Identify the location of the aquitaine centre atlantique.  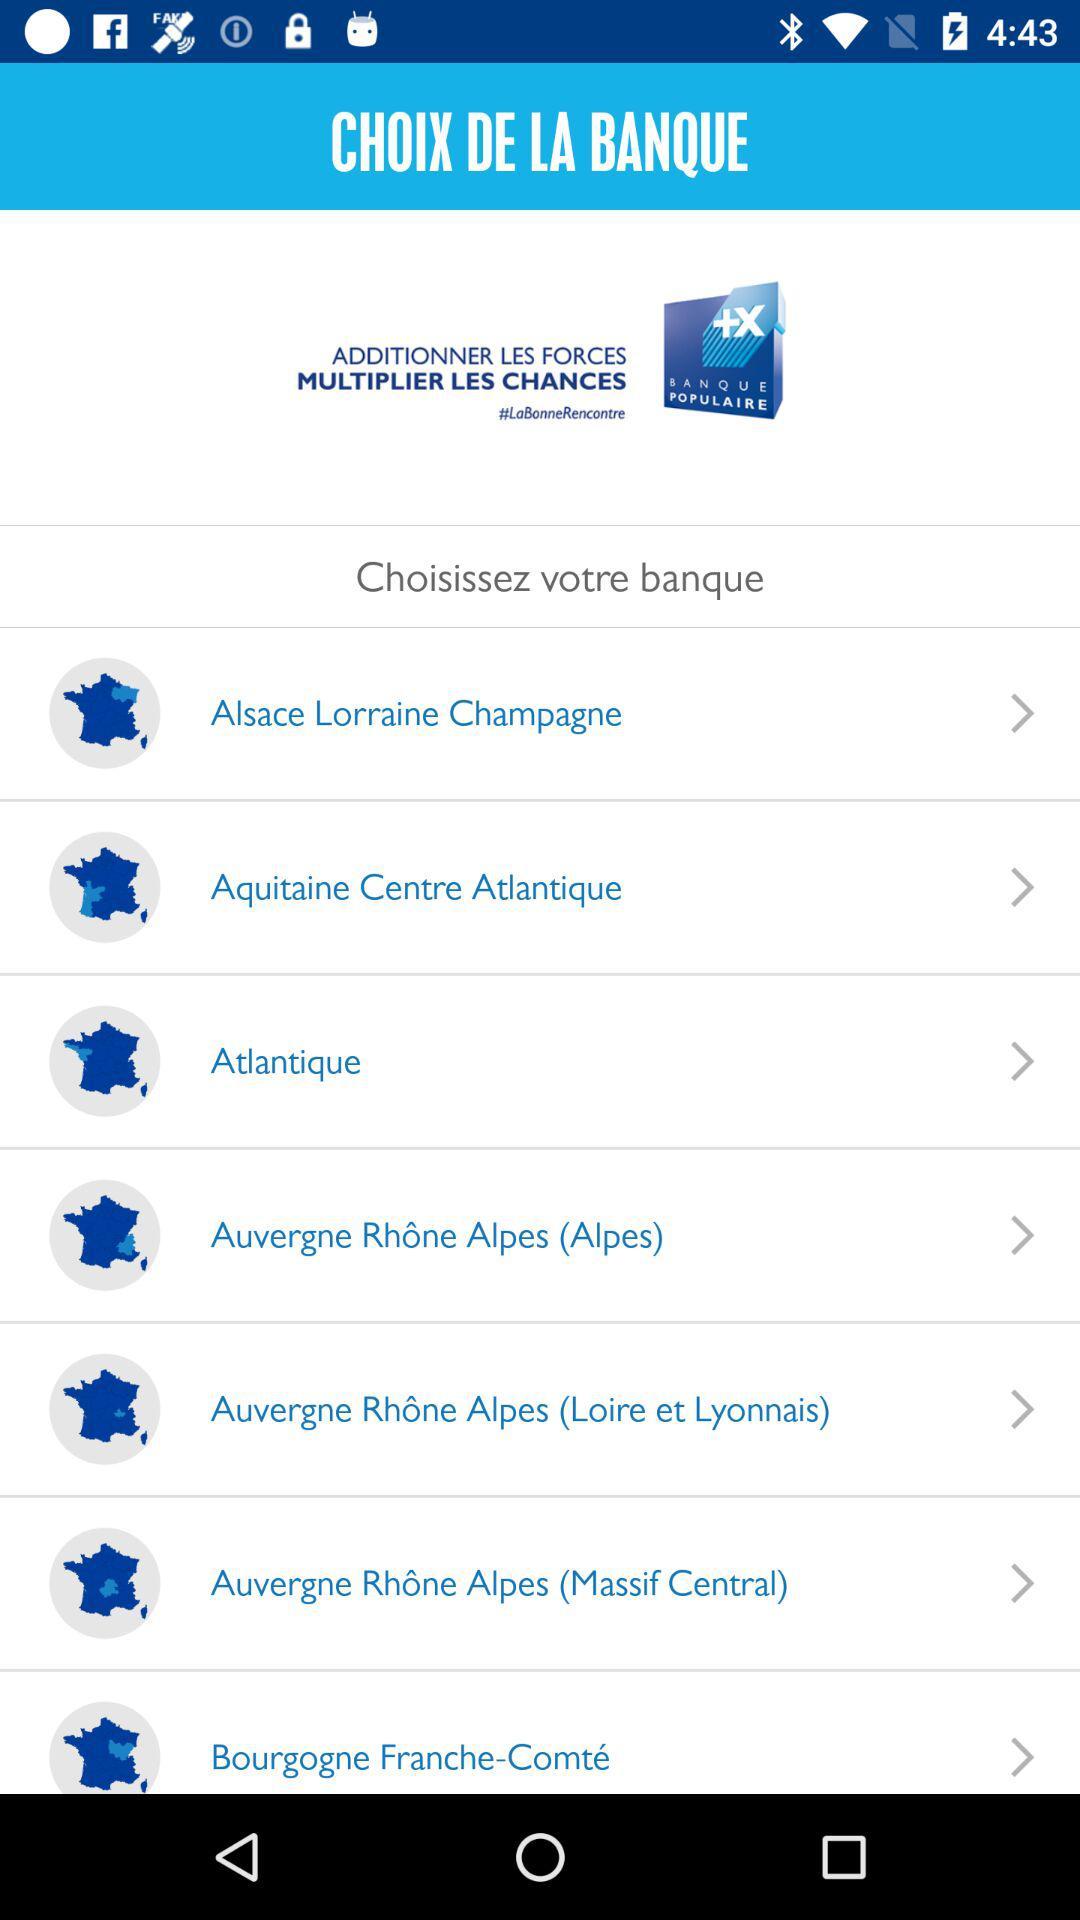
(396, 885).